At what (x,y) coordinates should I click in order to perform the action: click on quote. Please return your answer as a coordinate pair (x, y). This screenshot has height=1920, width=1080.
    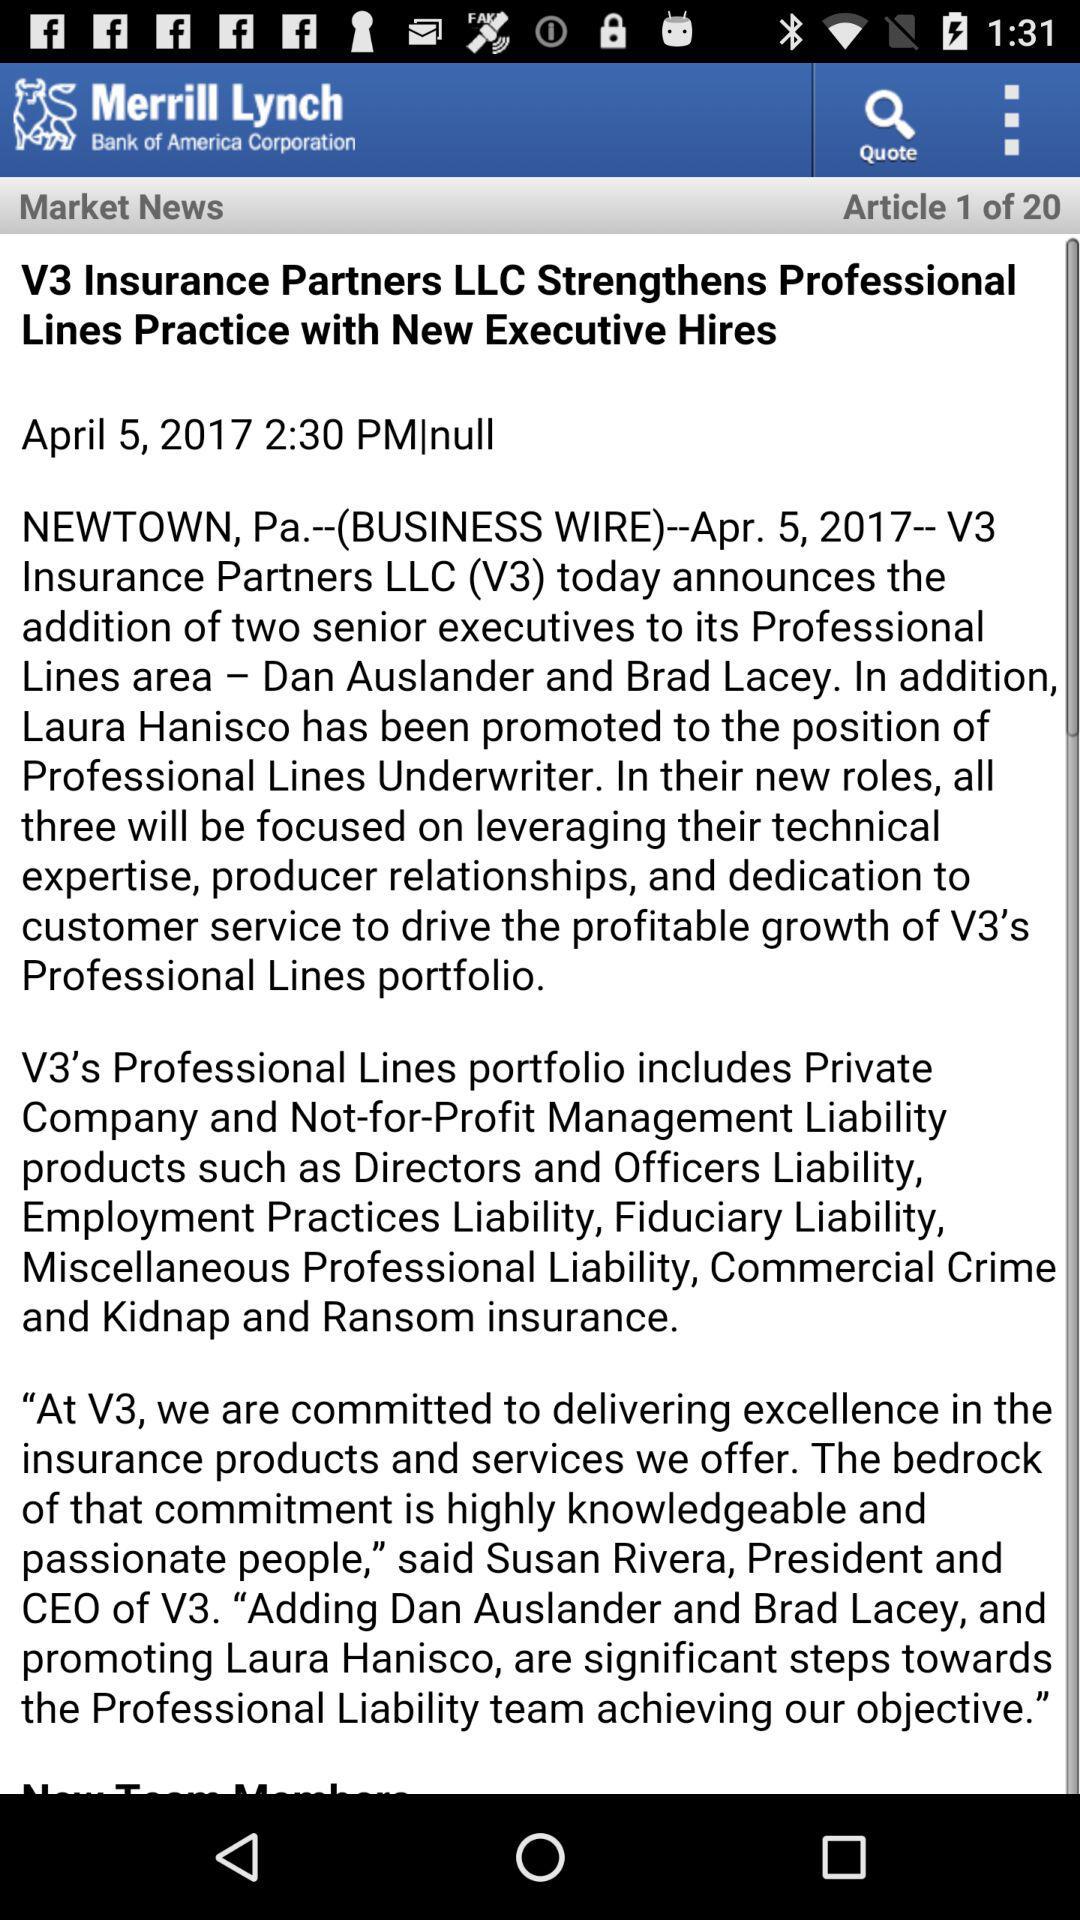
    Looking at the image, I should click on (884, 119).